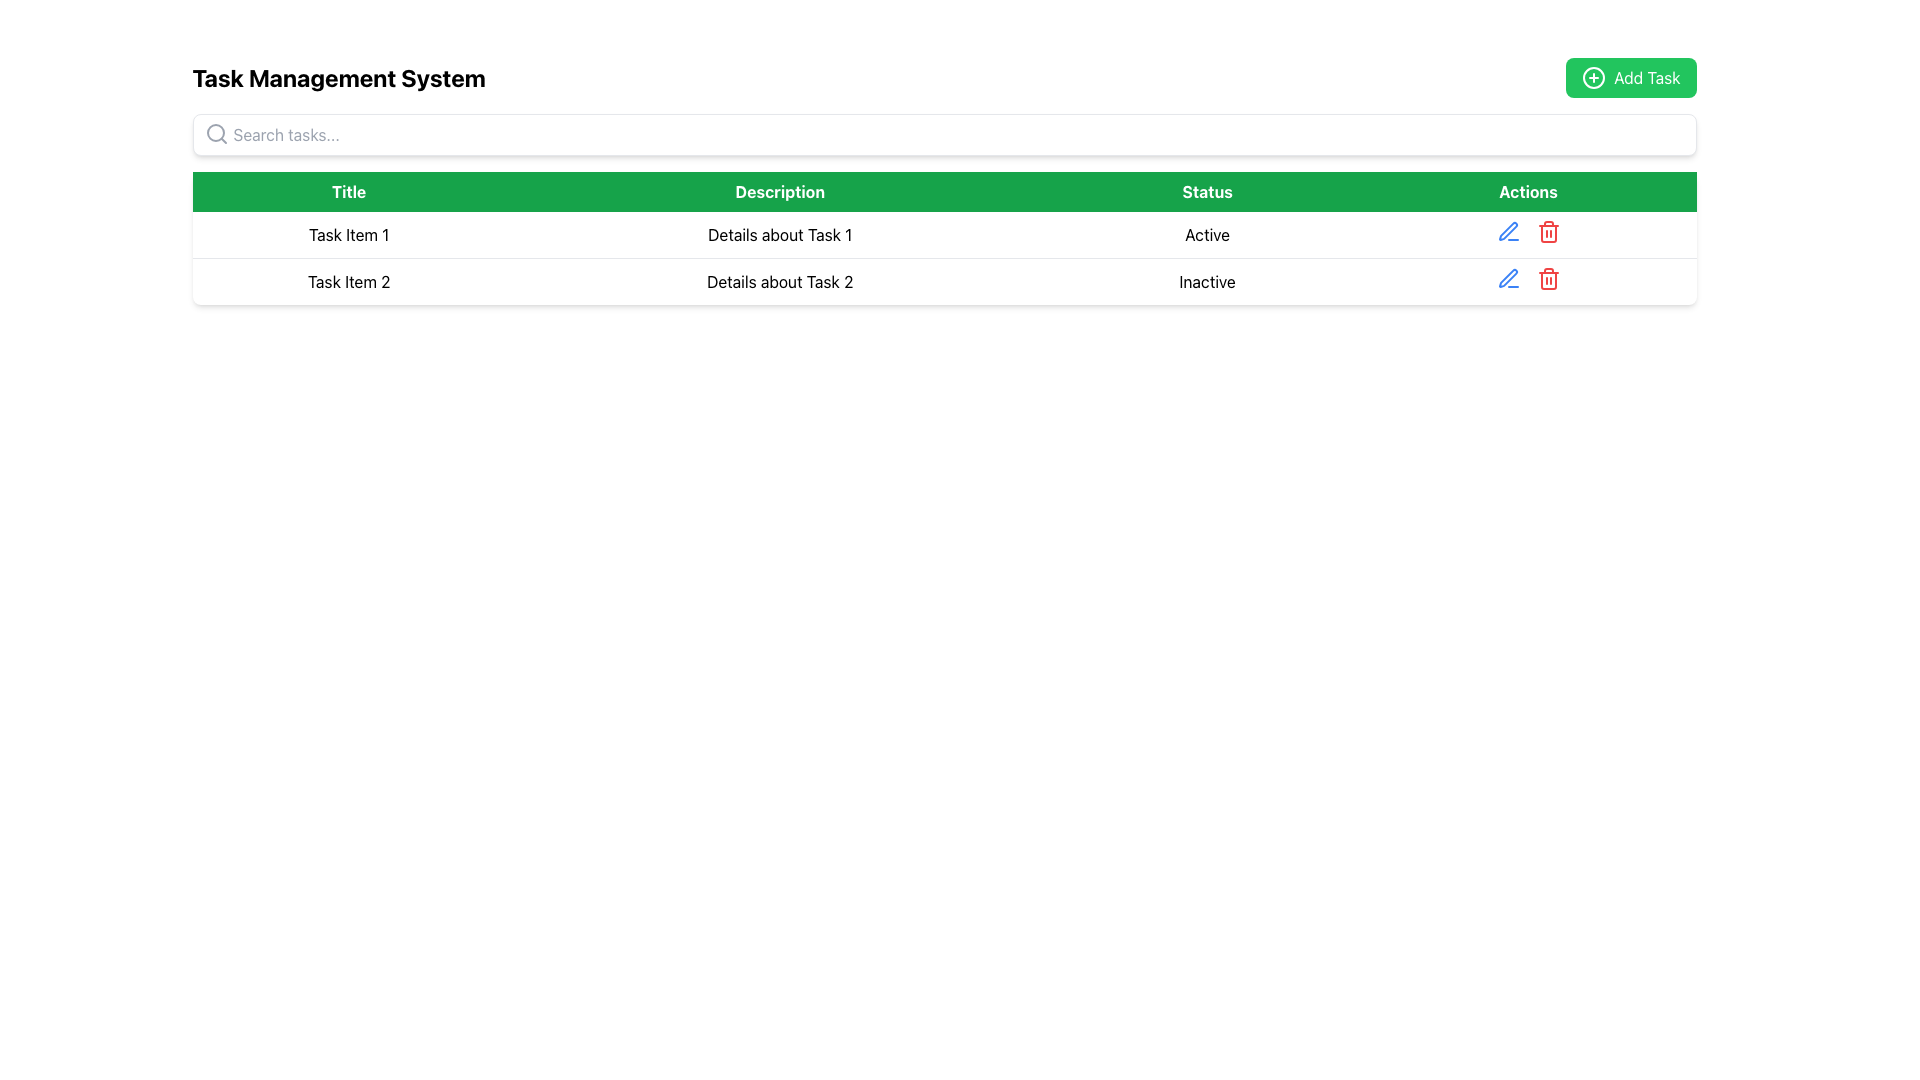  I want to click on the green 'Add Task' button with rounded corners to trigger its hover effect, which changes its color to a darker shade of green, so click(1631, 76).